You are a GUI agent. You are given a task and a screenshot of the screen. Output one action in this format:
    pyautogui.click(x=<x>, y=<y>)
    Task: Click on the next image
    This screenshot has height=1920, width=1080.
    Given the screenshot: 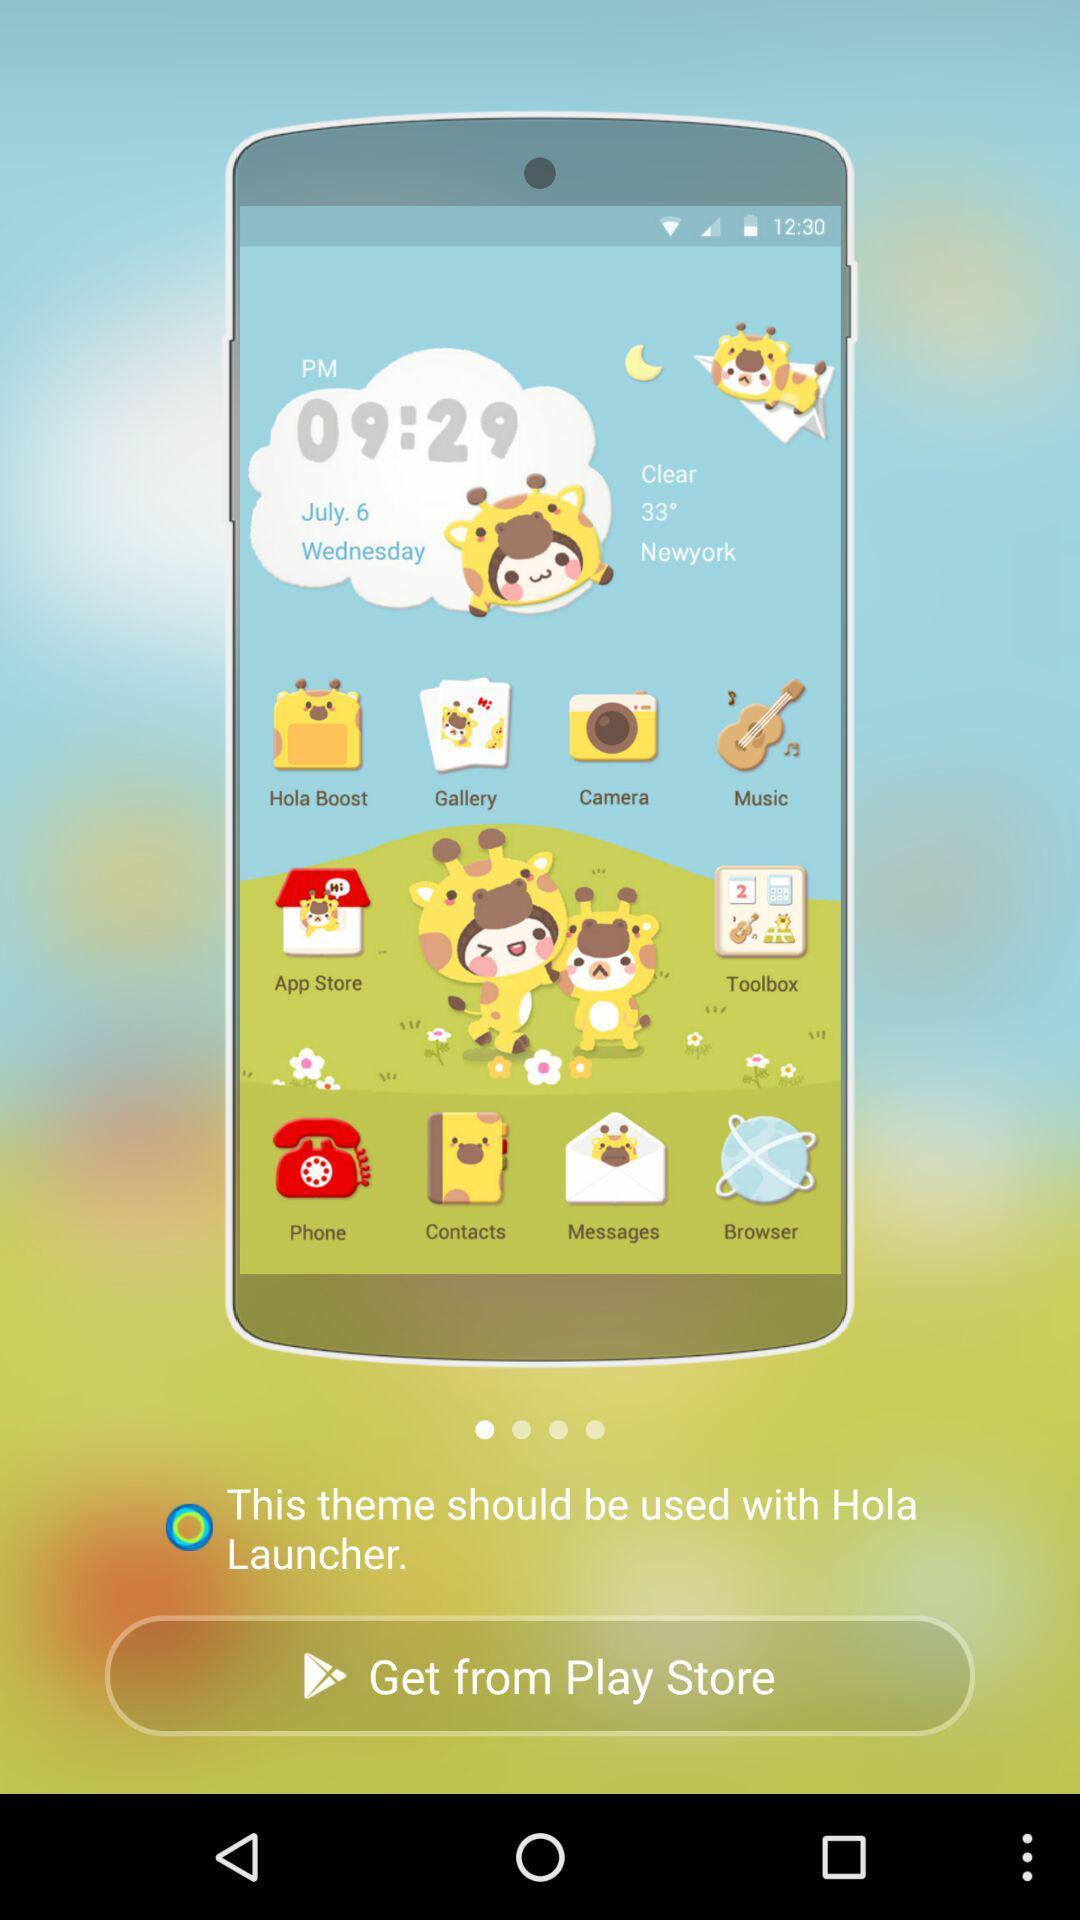 What is the action you would take?
    pyautogui.click(x=520, y=1428)
    